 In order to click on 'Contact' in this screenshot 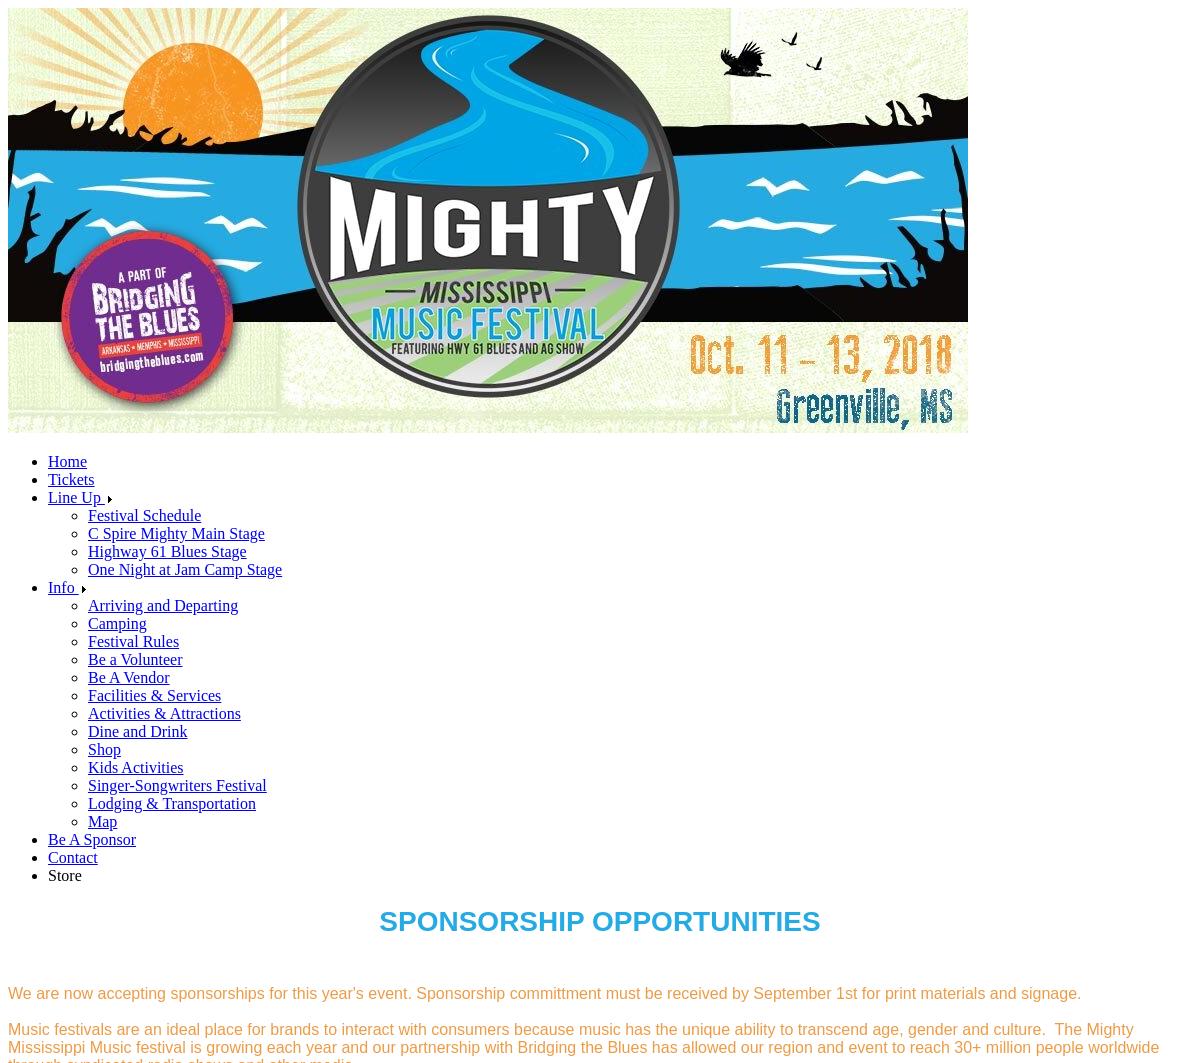, I will do `click(72, 856)`.